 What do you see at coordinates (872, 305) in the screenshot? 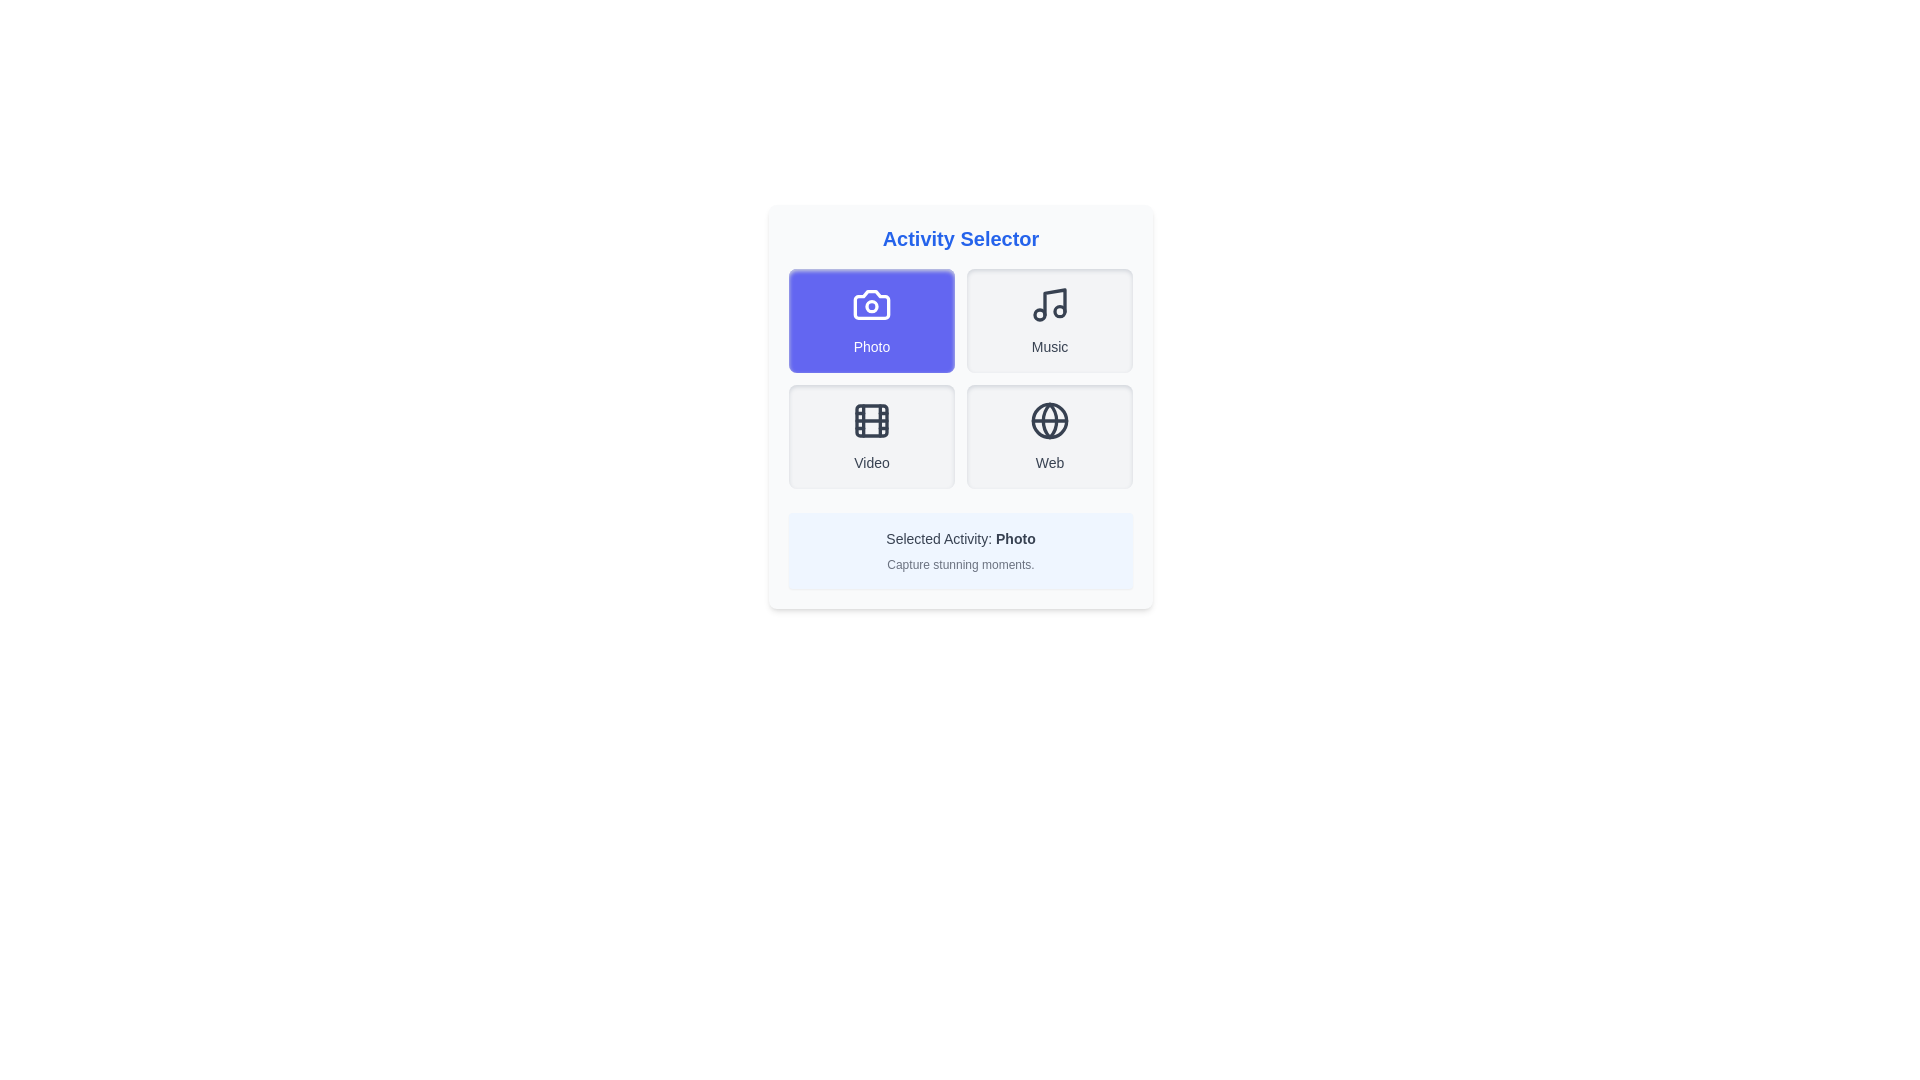
I see `the lens part of the camera icon, which represents the 'Photo' option in the activity selector interface` at bounding box center [872, 305].